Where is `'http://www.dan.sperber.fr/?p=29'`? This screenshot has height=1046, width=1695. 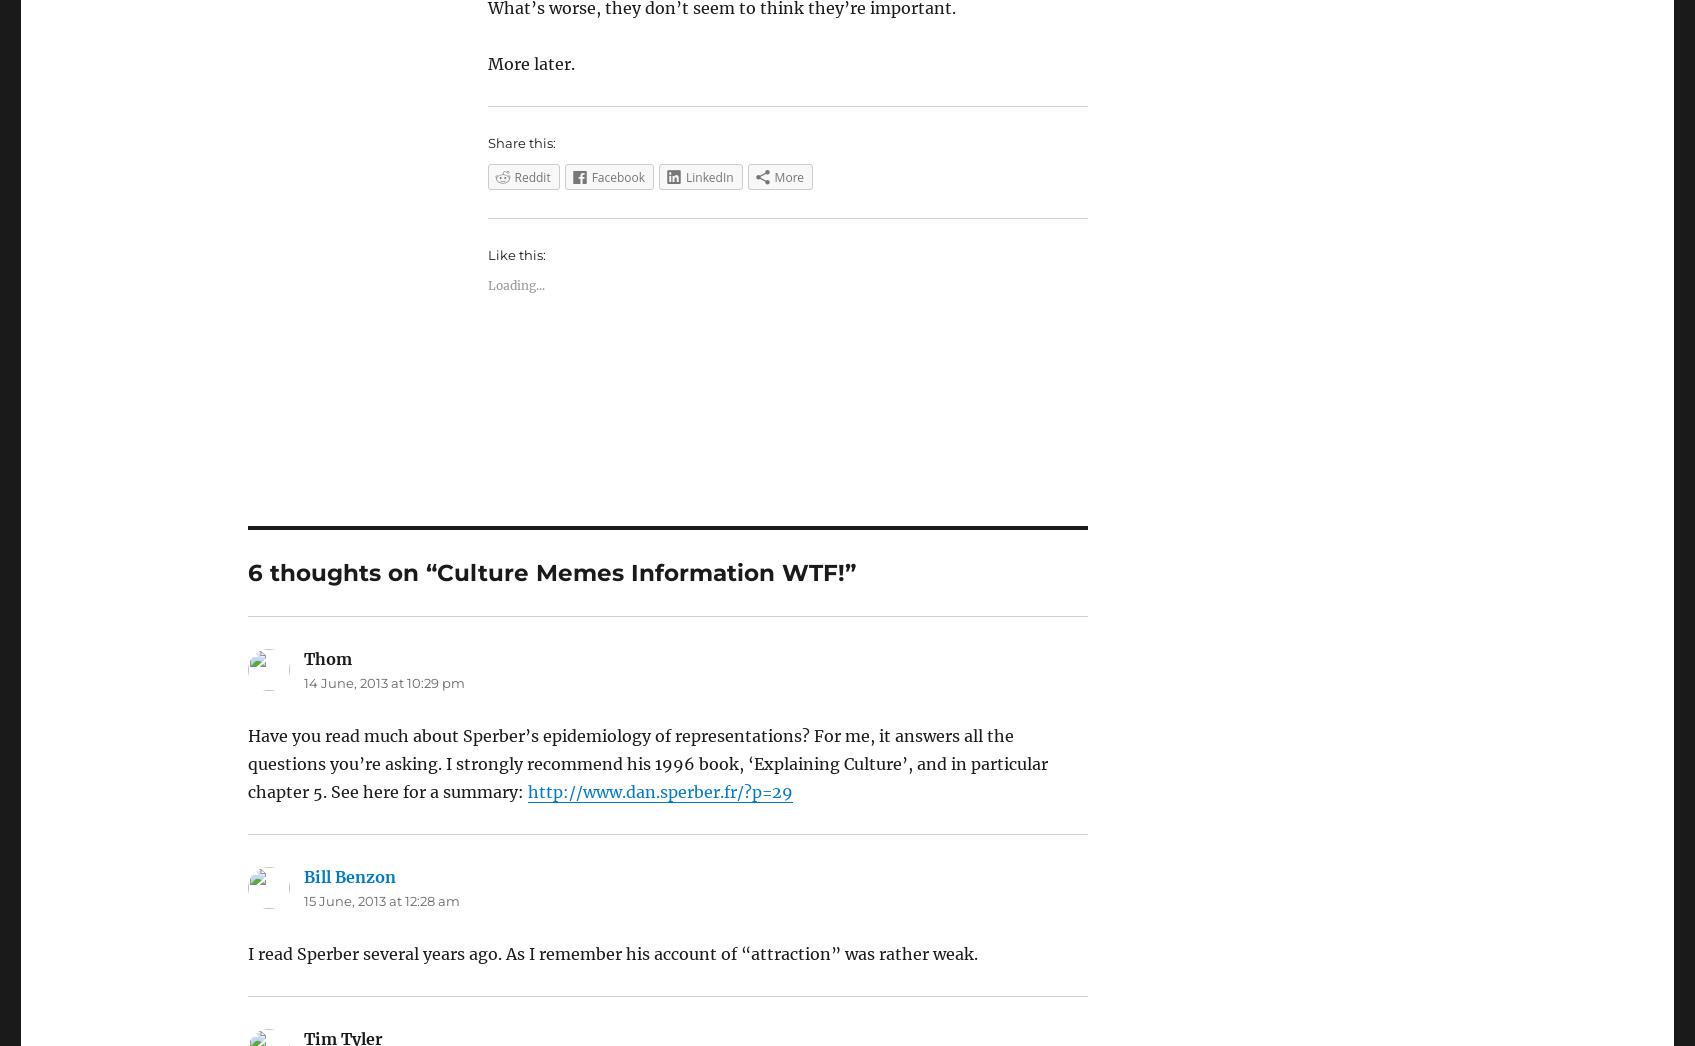 'http://www.dan.sperber.fr/?p=29' is located at coordinates (659, 792).